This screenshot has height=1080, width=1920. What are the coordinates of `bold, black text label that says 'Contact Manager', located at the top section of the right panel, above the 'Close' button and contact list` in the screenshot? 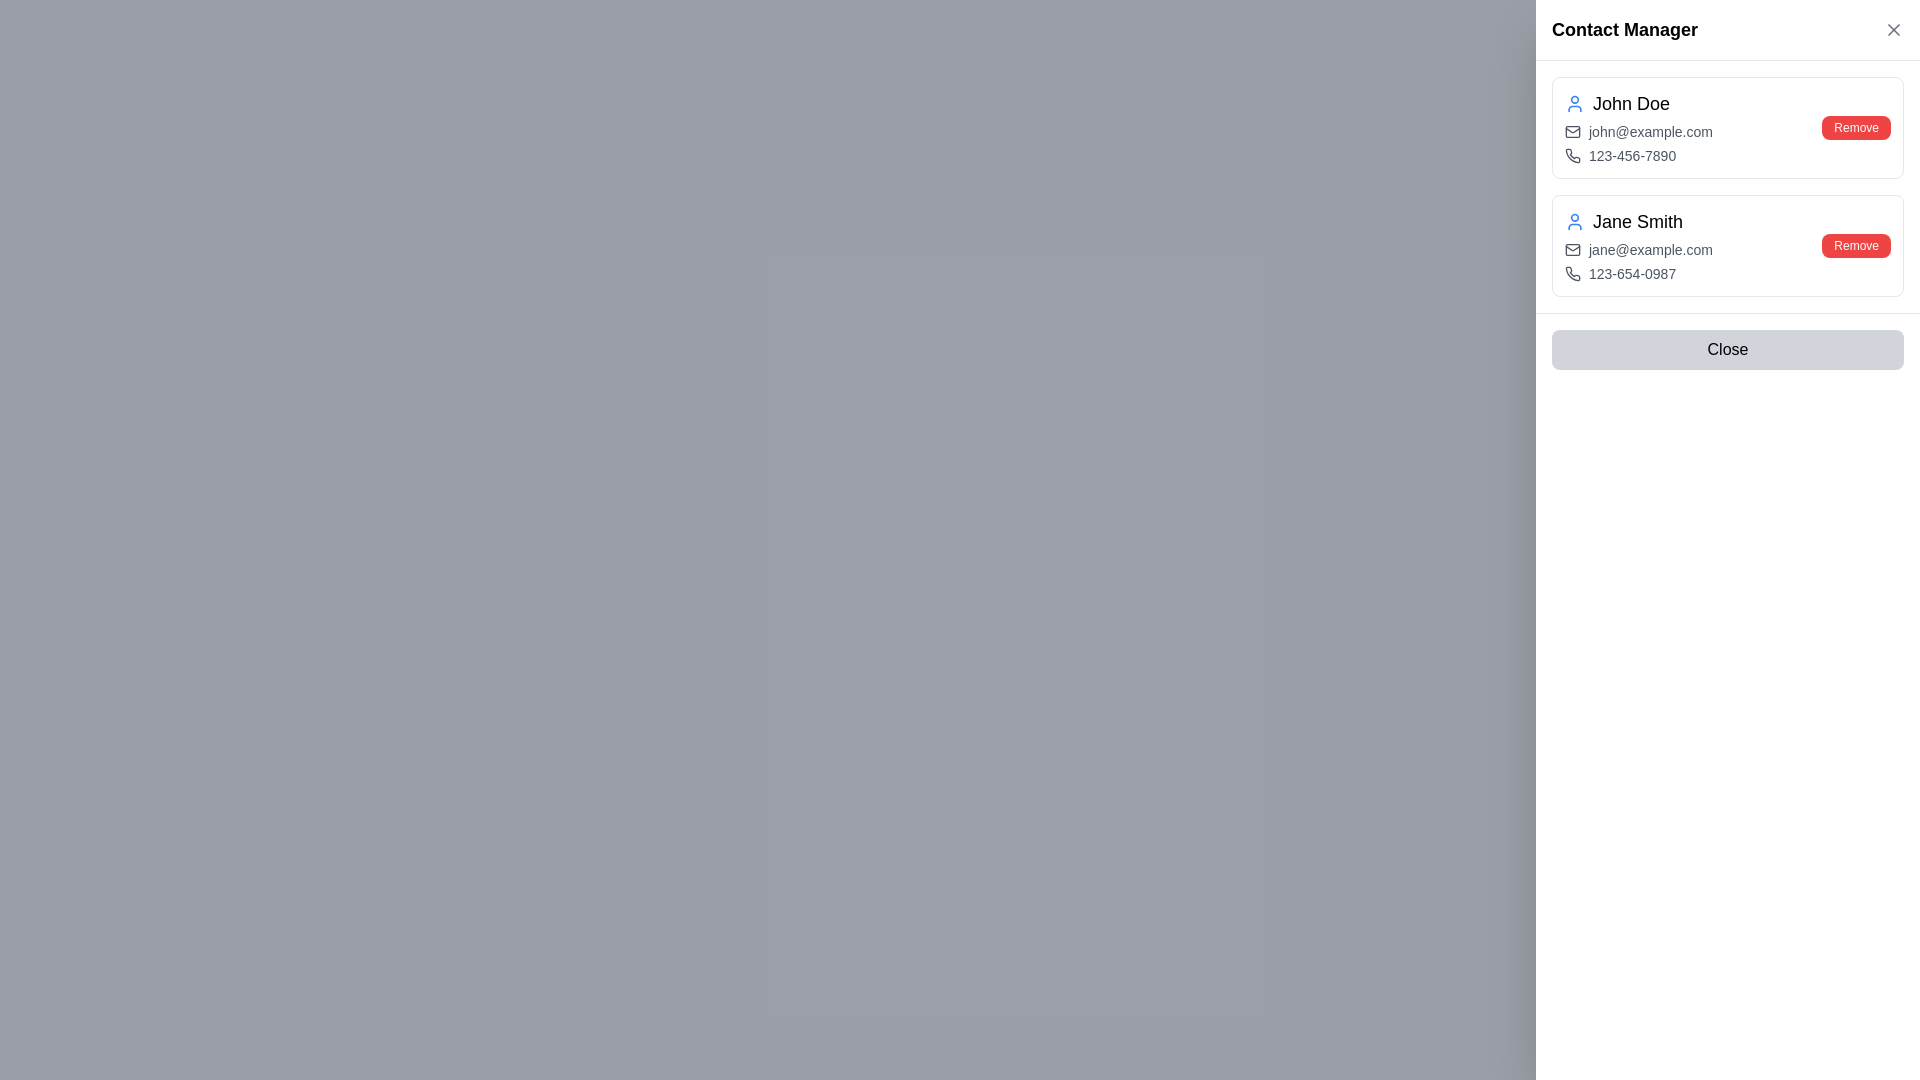 It's located at (1625, 30).